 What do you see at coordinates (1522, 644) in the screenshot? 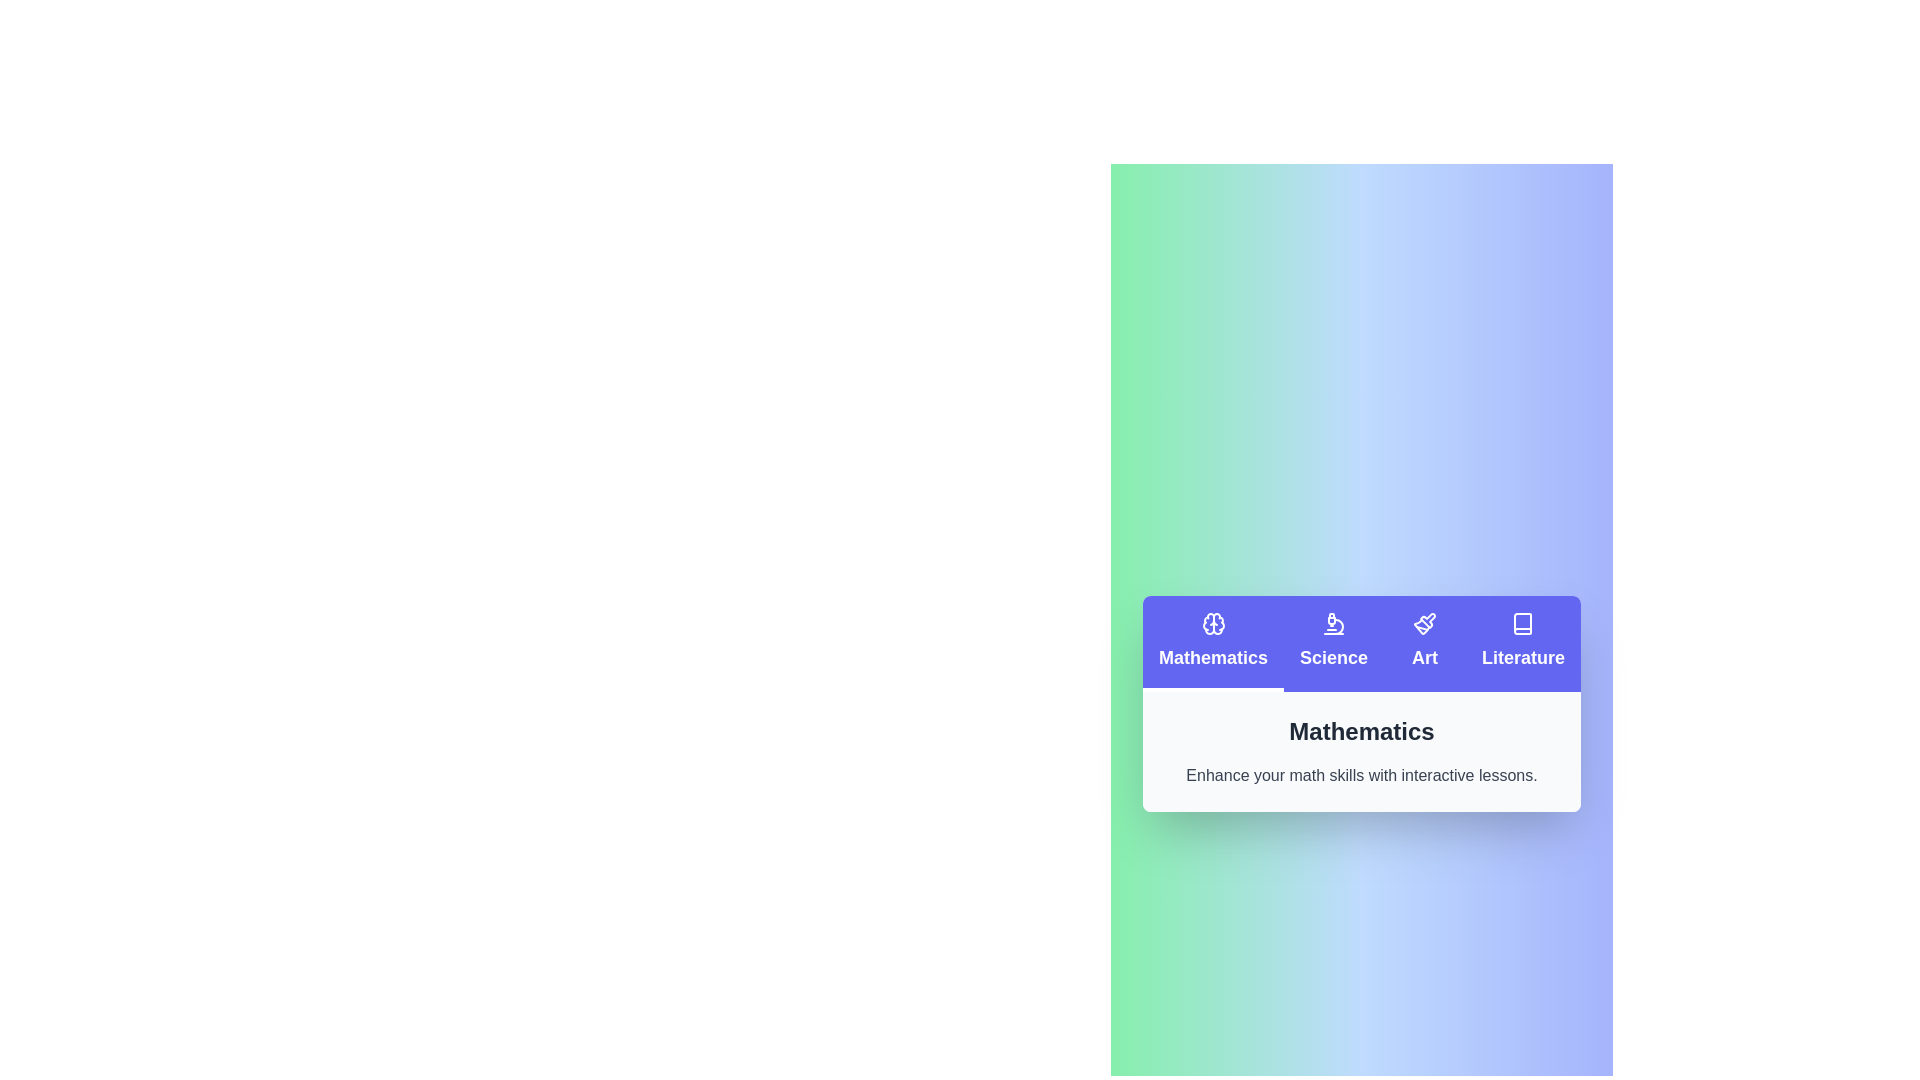
I see `the Literature tab by clicking on it` at bounding box center [1522, 644].